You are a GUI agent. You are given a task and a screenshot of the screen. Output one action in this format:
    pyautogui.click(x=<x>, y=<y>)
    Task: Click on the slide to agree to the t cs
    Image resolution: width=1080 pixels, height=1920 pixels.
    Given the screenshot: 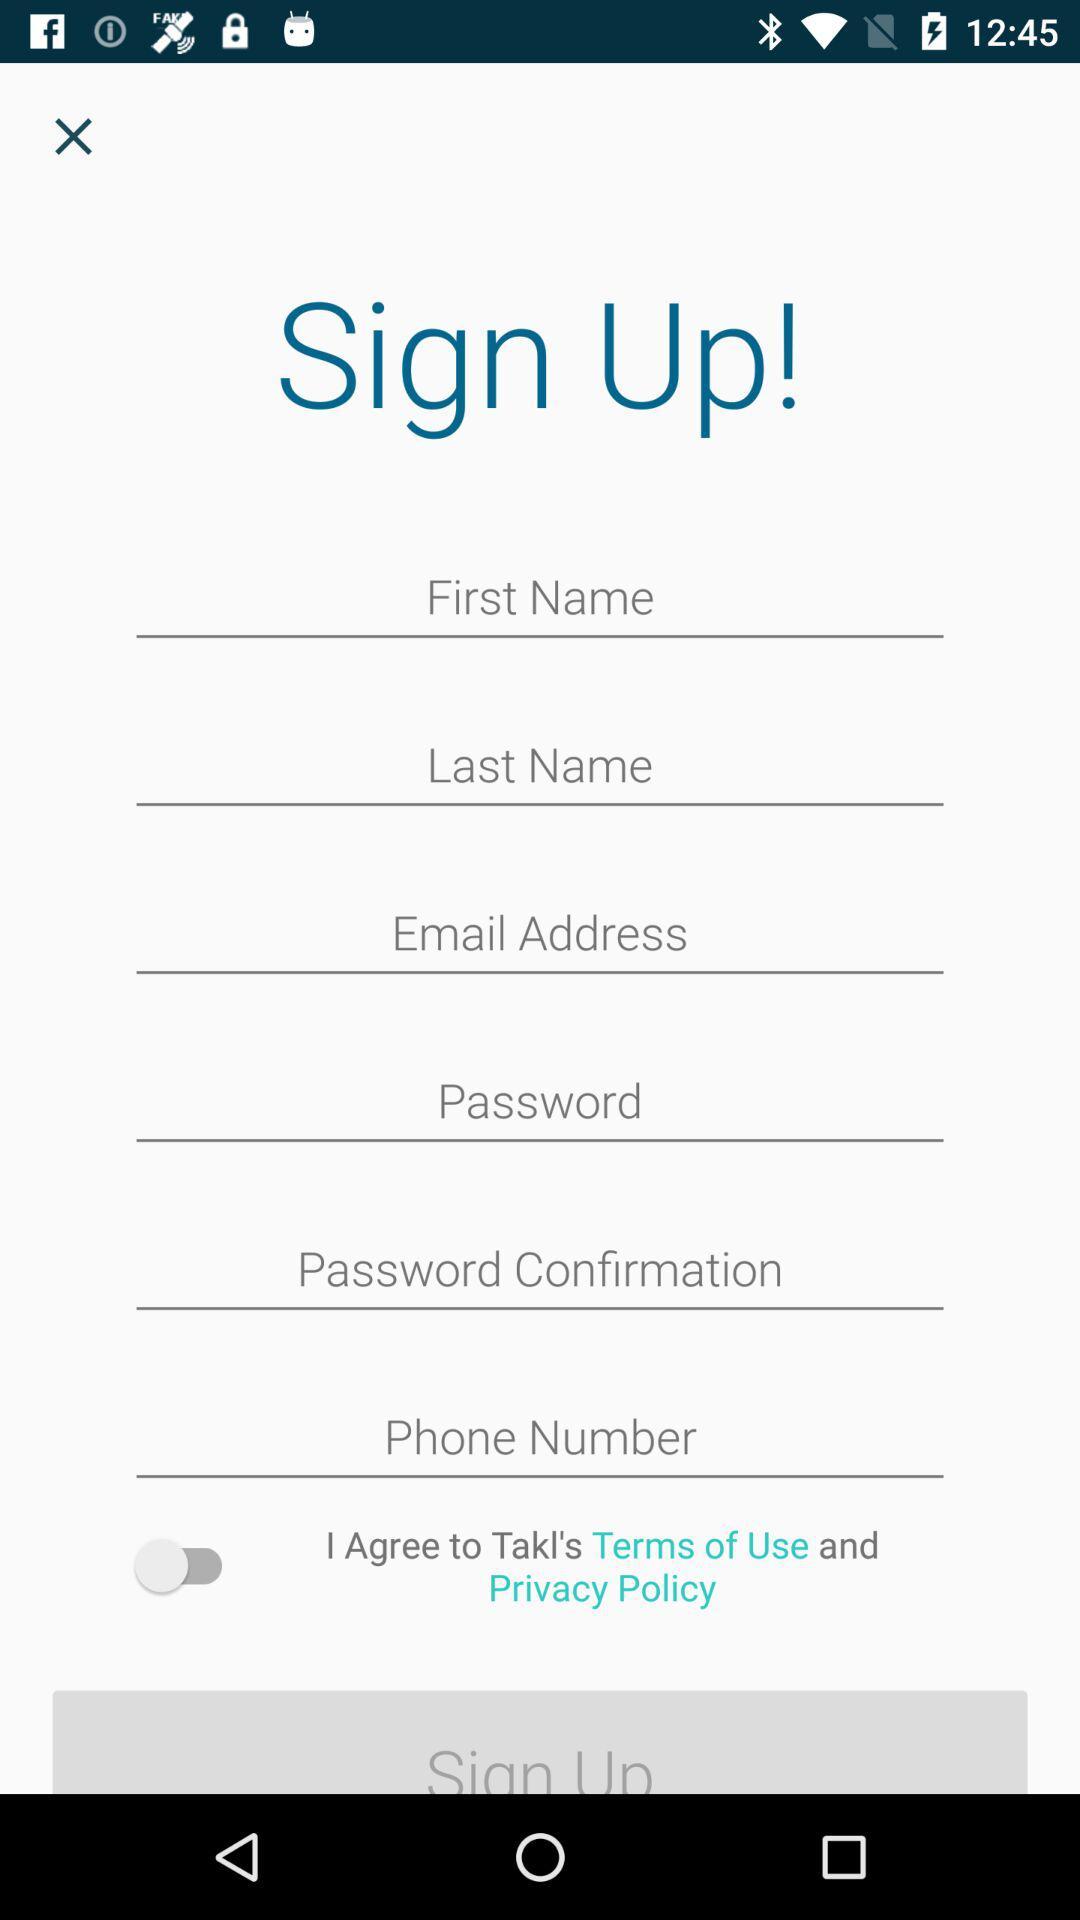 What is the action you would take?
    pyautogui.click(x=188, y=1564)
    